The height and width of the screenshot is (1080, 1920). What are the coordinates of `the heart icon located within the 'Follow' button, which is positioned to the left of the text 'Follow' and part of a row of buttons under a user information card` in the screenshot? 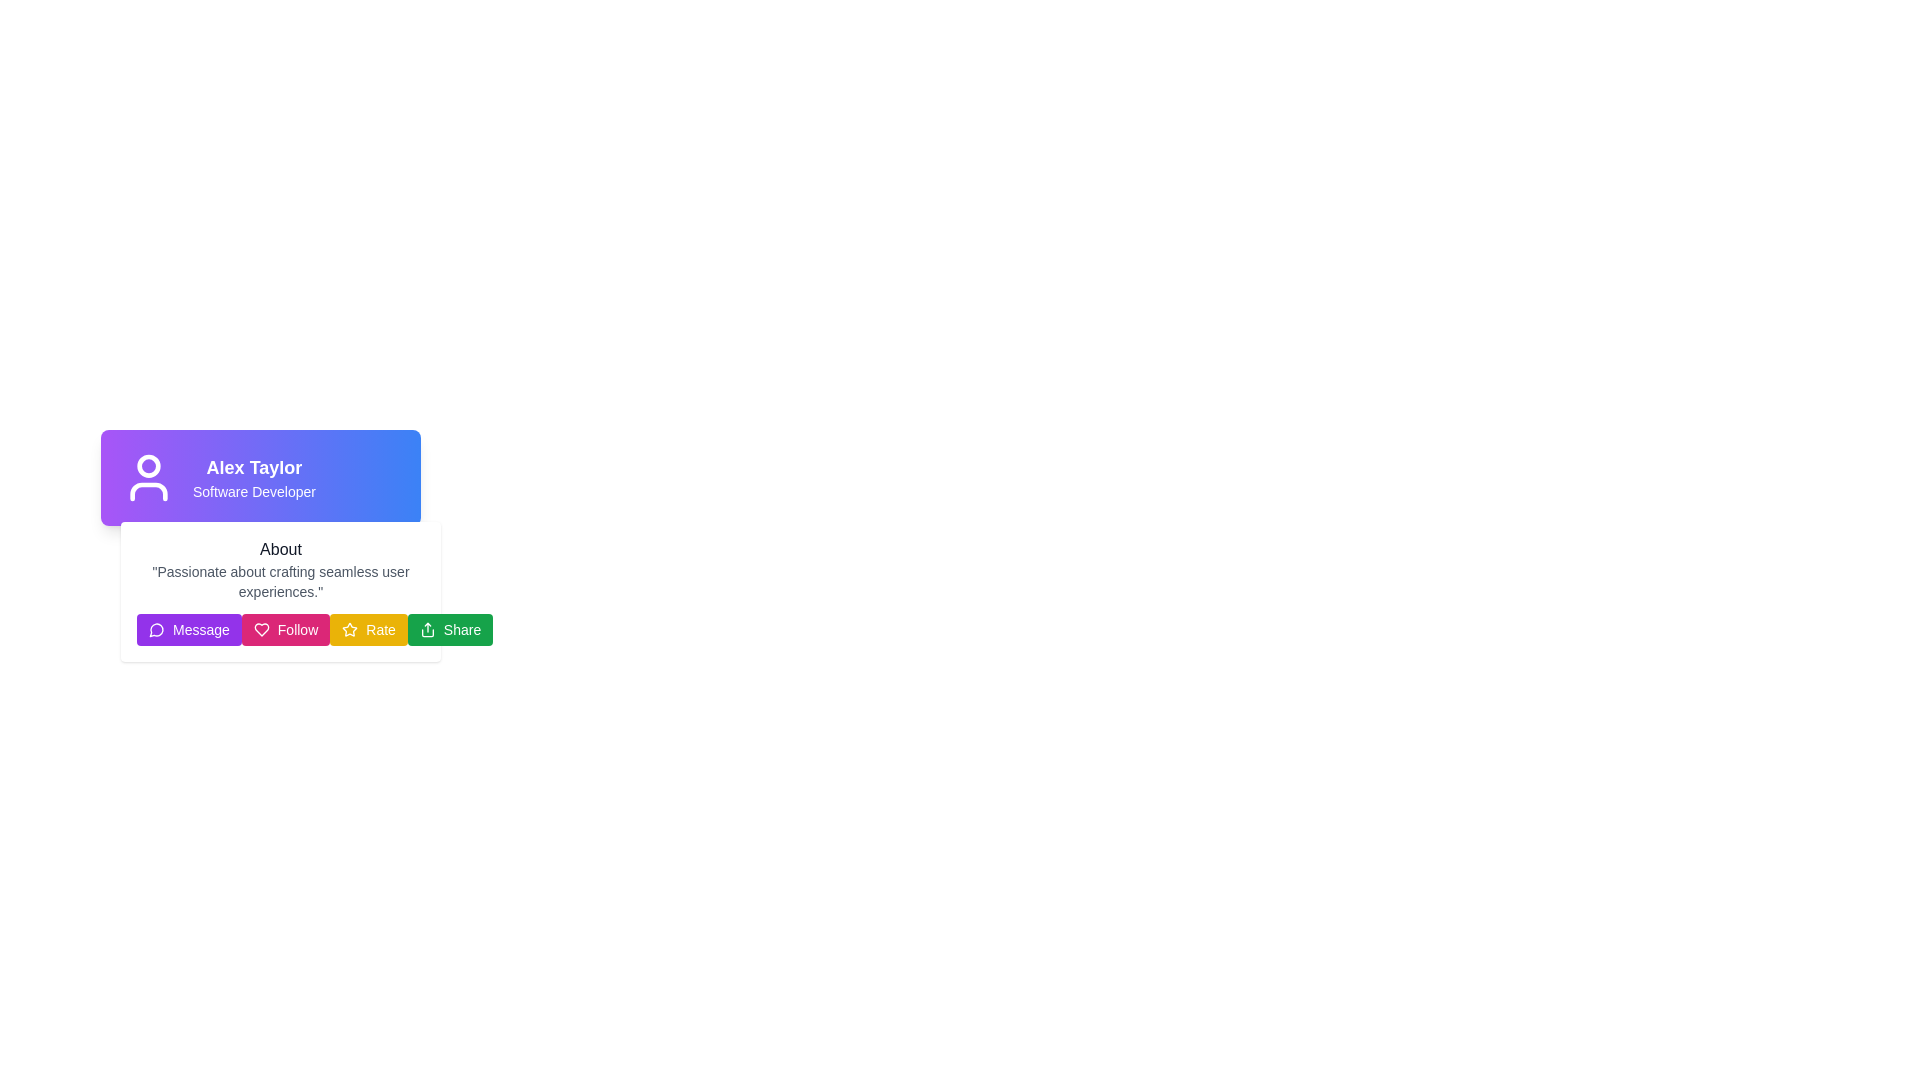 It's located at (260, 628).